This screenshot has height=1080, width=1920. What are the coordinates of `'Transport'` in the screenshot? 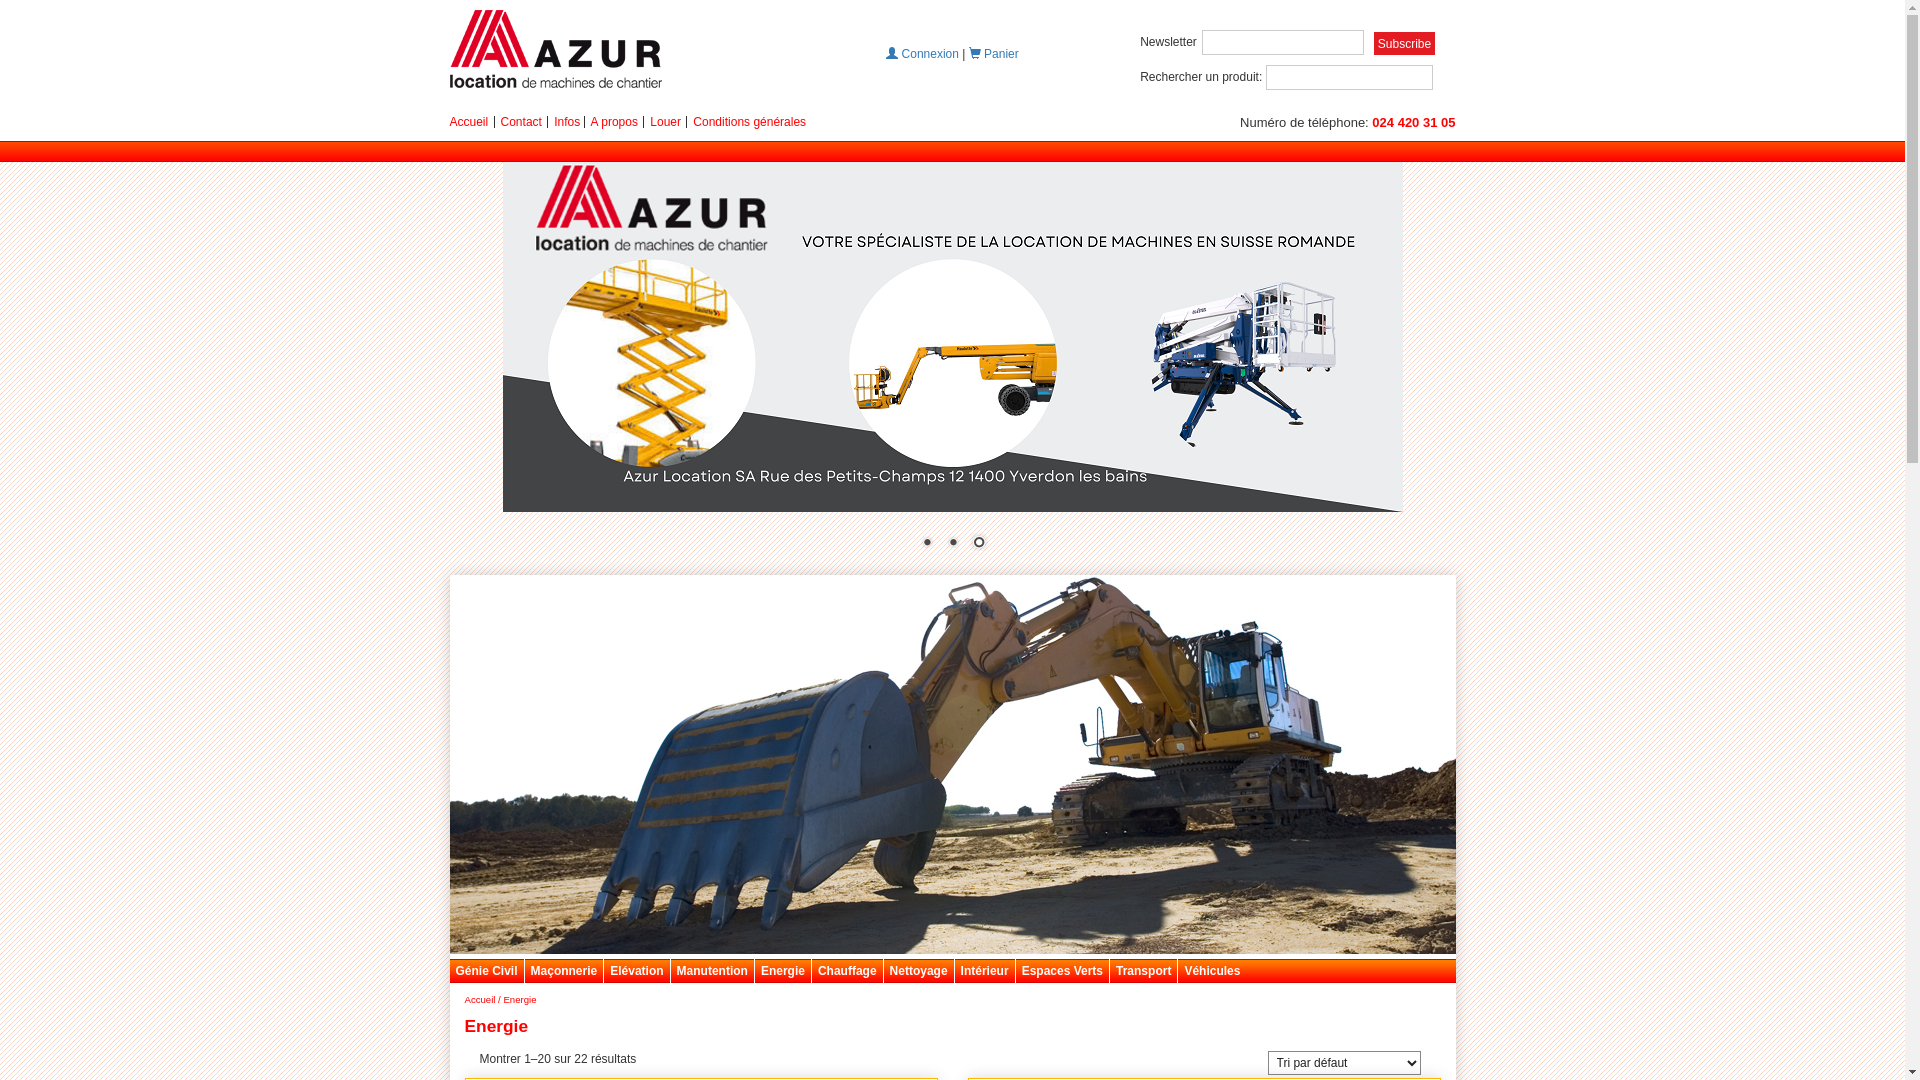 It's located at (1143, 971).